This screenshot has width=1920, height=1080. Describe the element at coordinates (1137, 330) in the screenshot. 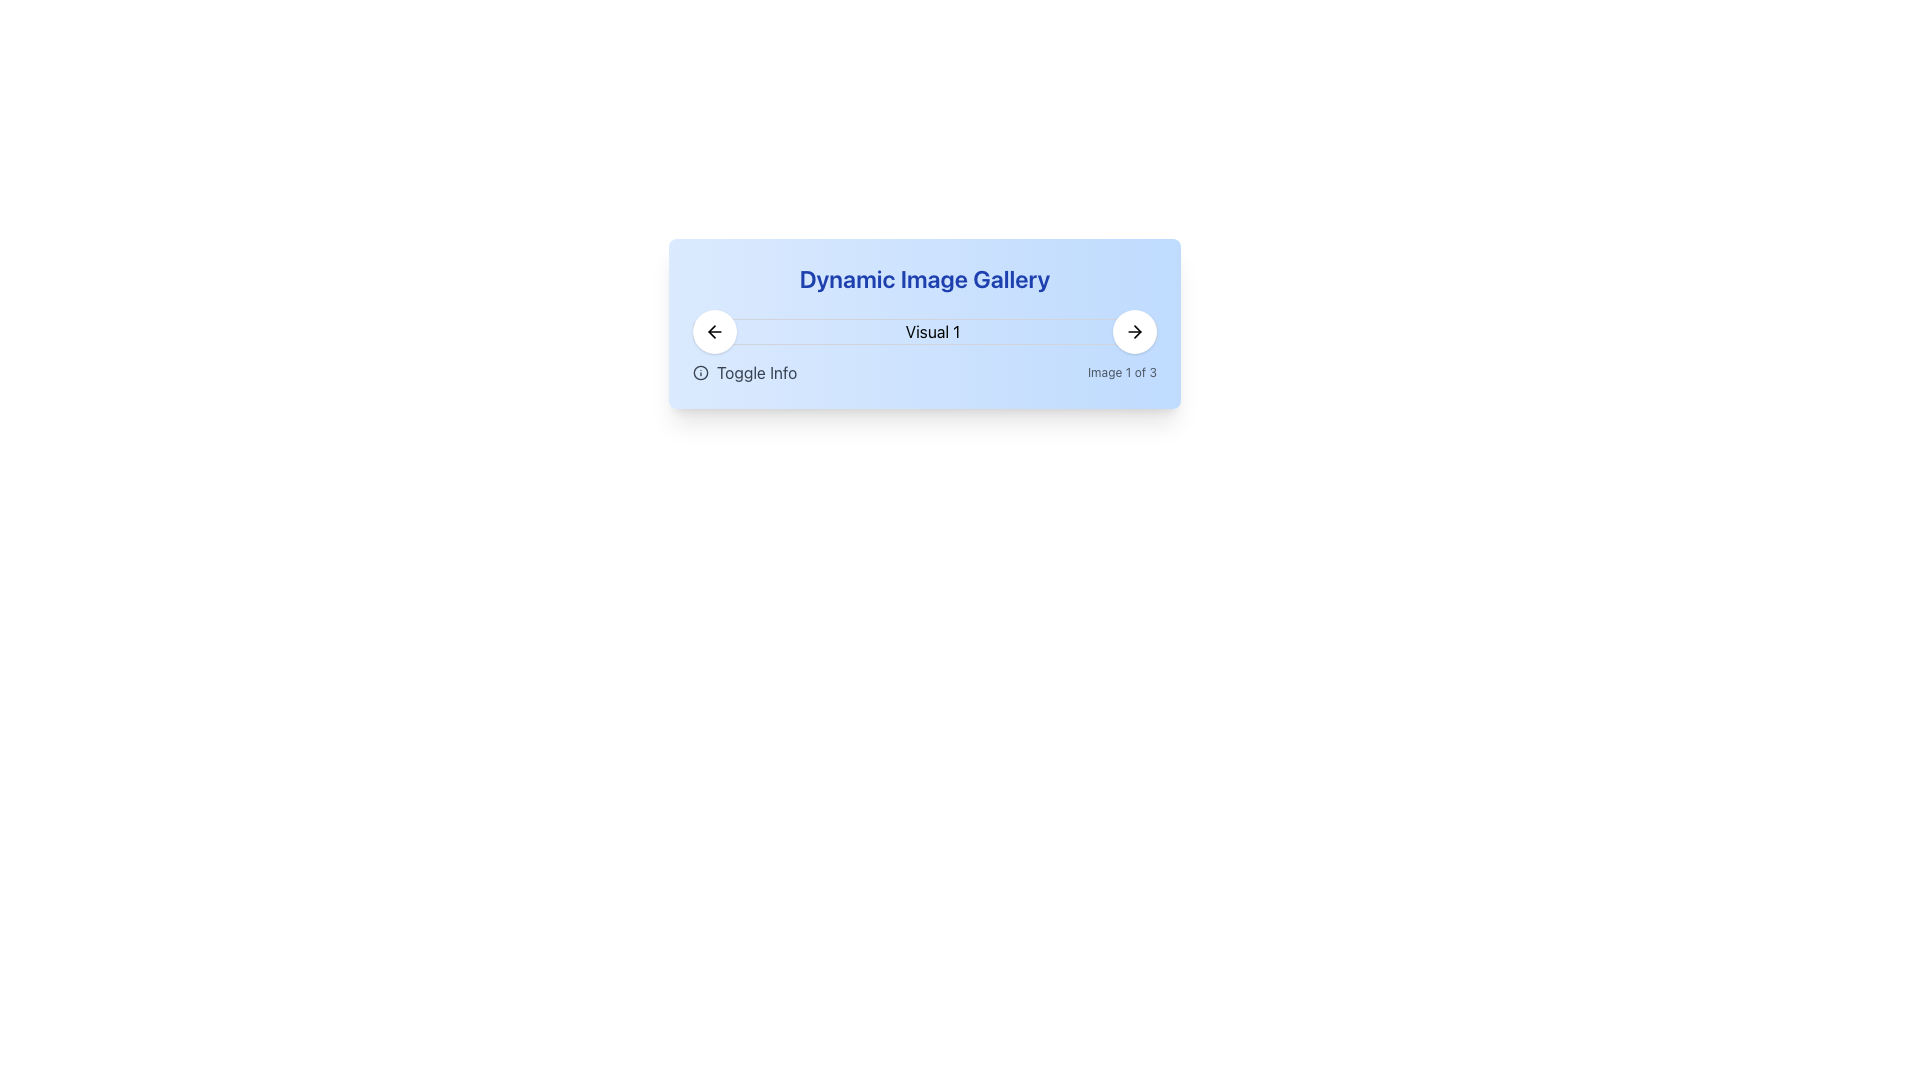

I see `the rightward arrow icon located at the top right side of the rectangular card` at that location.